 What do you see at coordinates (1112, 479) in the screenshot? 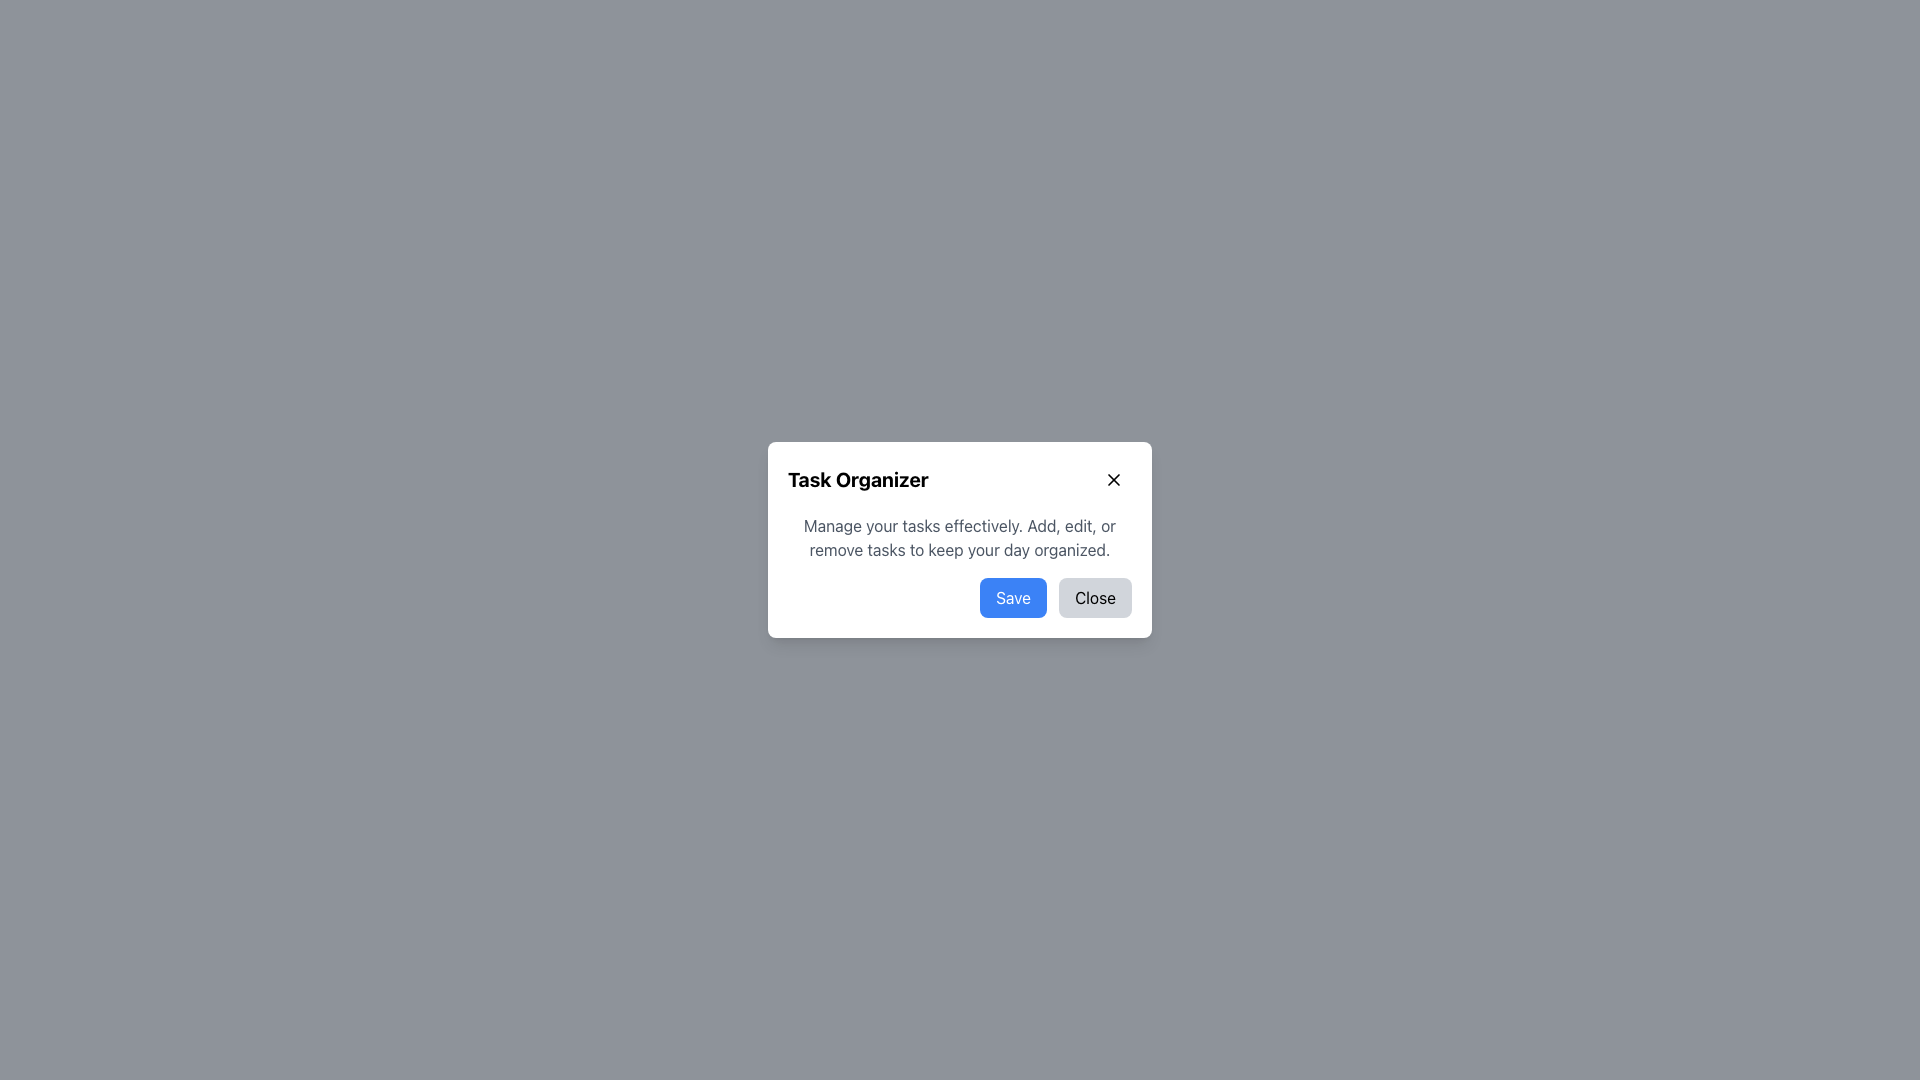
I see `the Close icon, represented by a small 'X' shape with a black stroke, located in the top-right corner of the pop-up dialog box titled 'Task Organizer'` at bounding box center [1112, 479].